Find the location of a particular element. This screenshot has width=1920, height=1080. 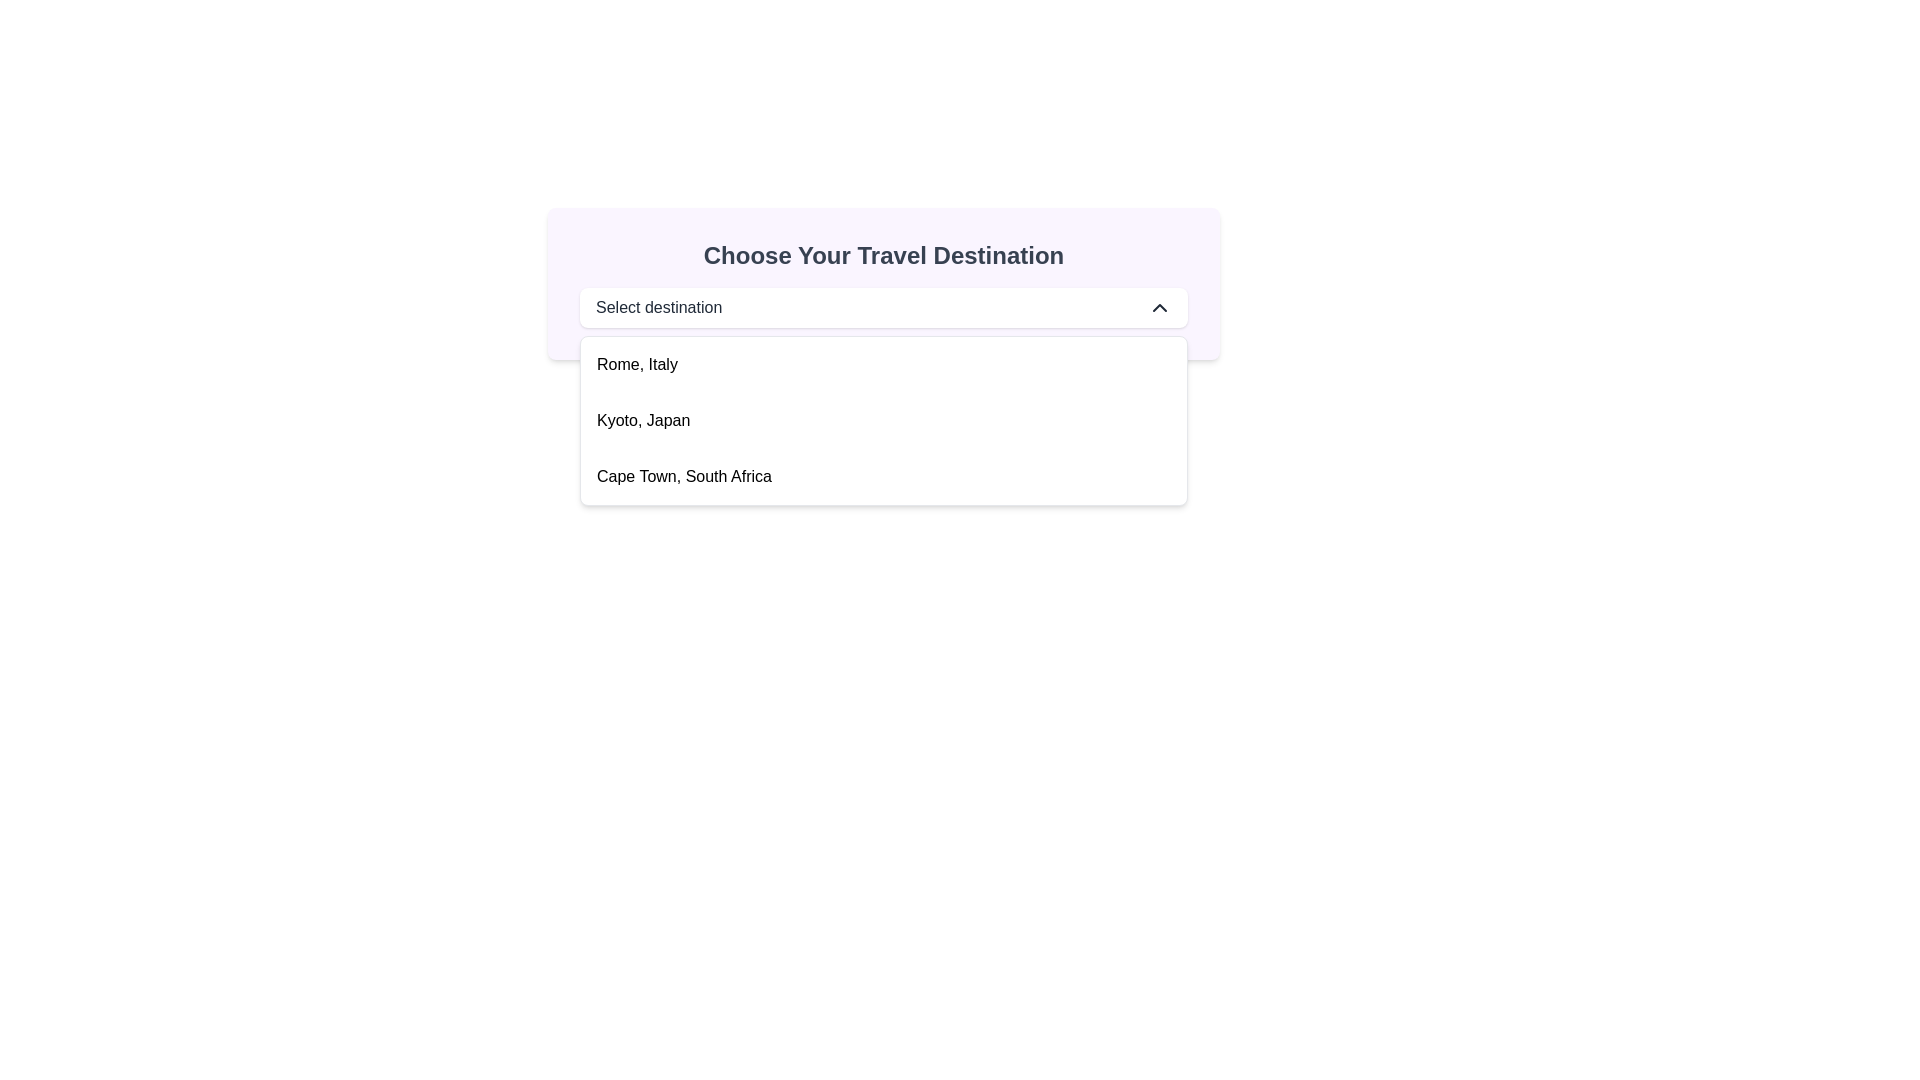

the dropdown menu labeled 'Select destination' for accessibility navigation, located below the text 'Choose Your Travel Destination' is located at coordinates (882, 308).